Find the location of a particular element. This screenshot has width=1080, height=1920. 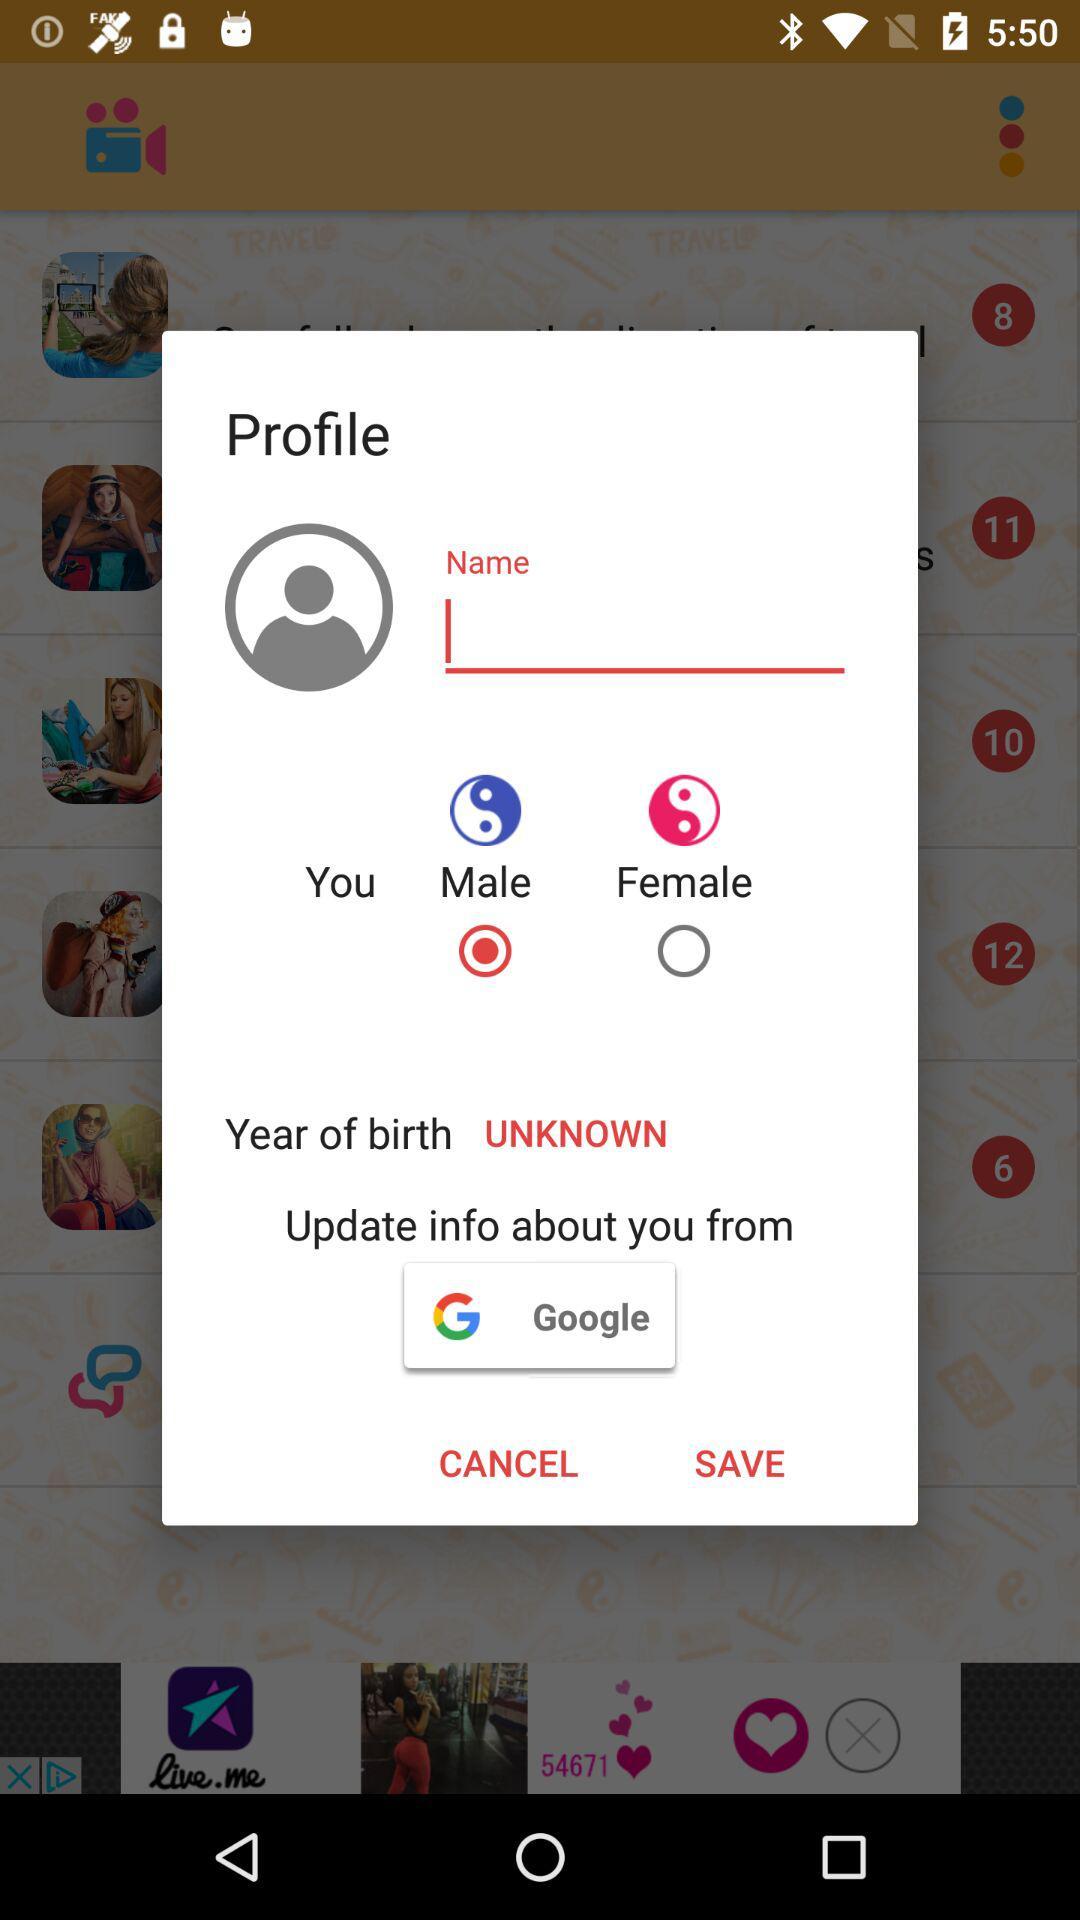

the save is located at coordinates (739, 1462).